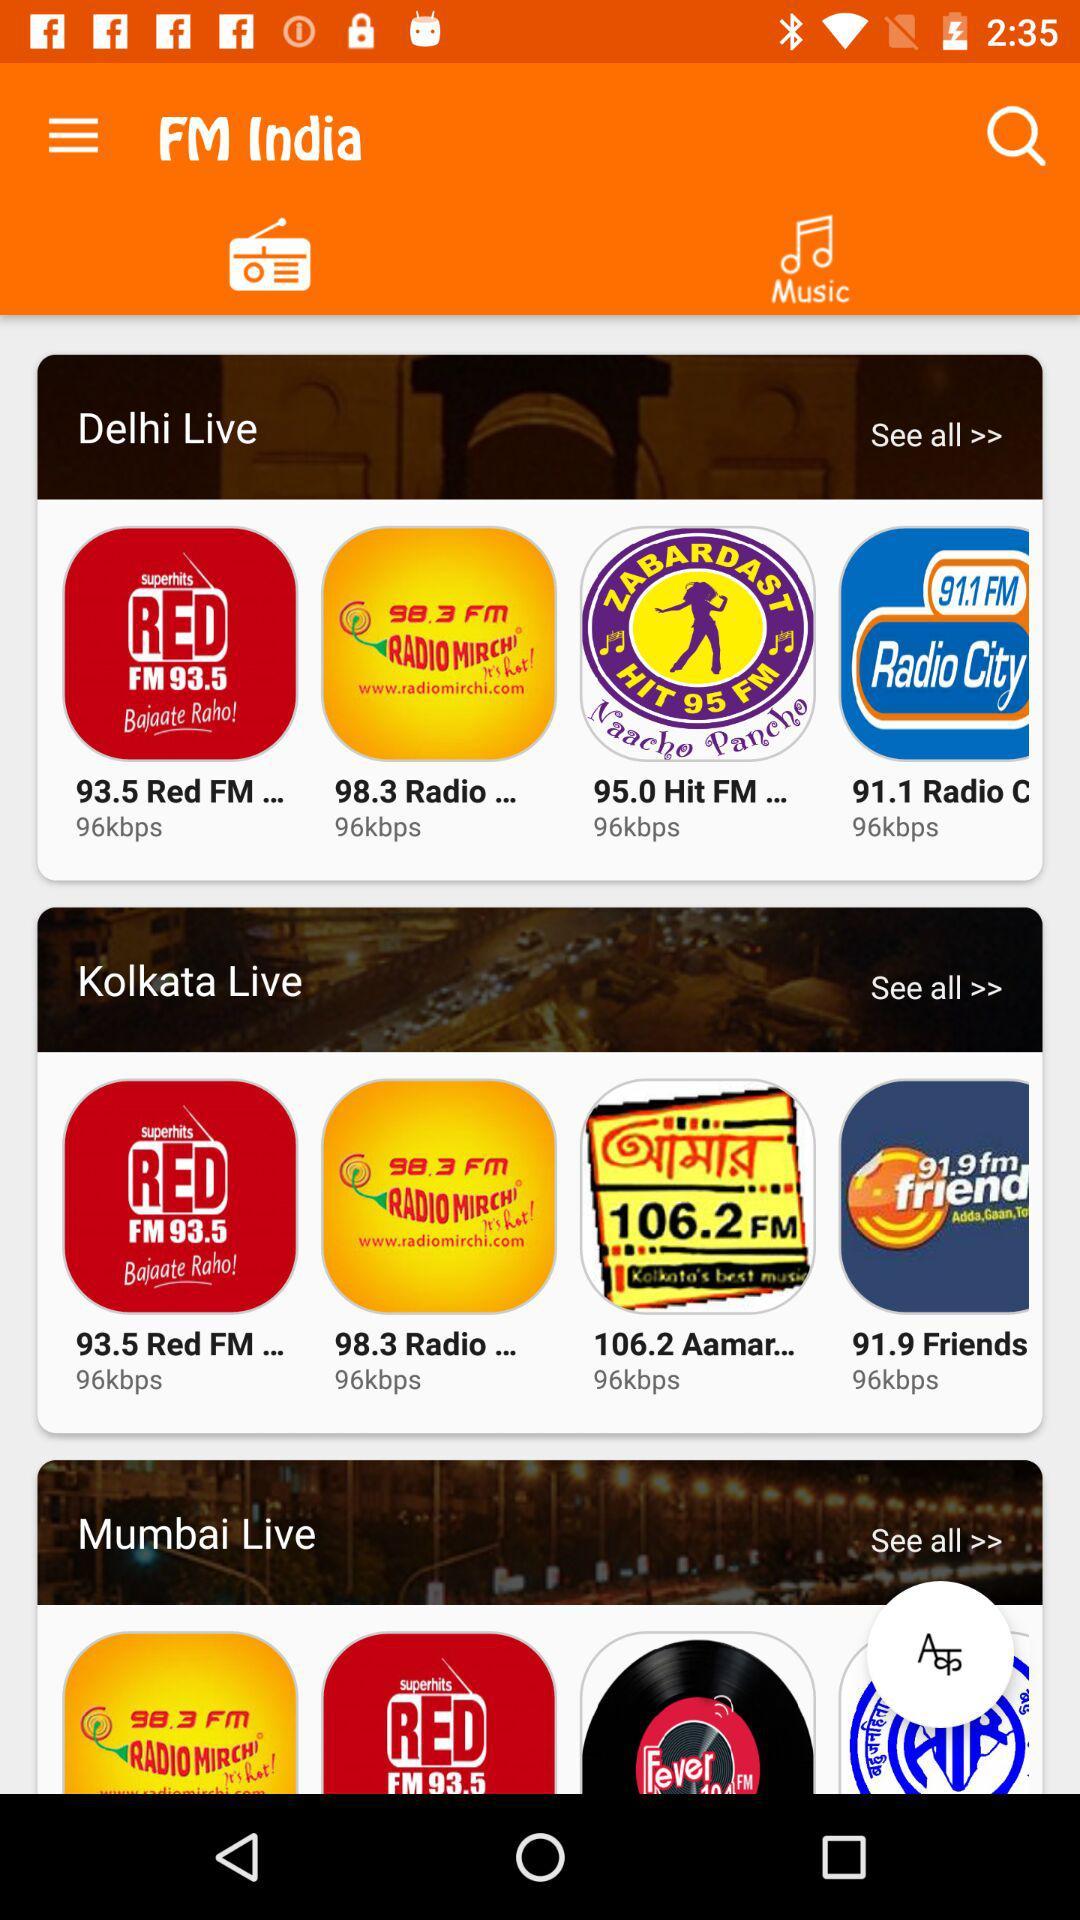  I want to click on icon to the left of fm india app, so click(72, 130).